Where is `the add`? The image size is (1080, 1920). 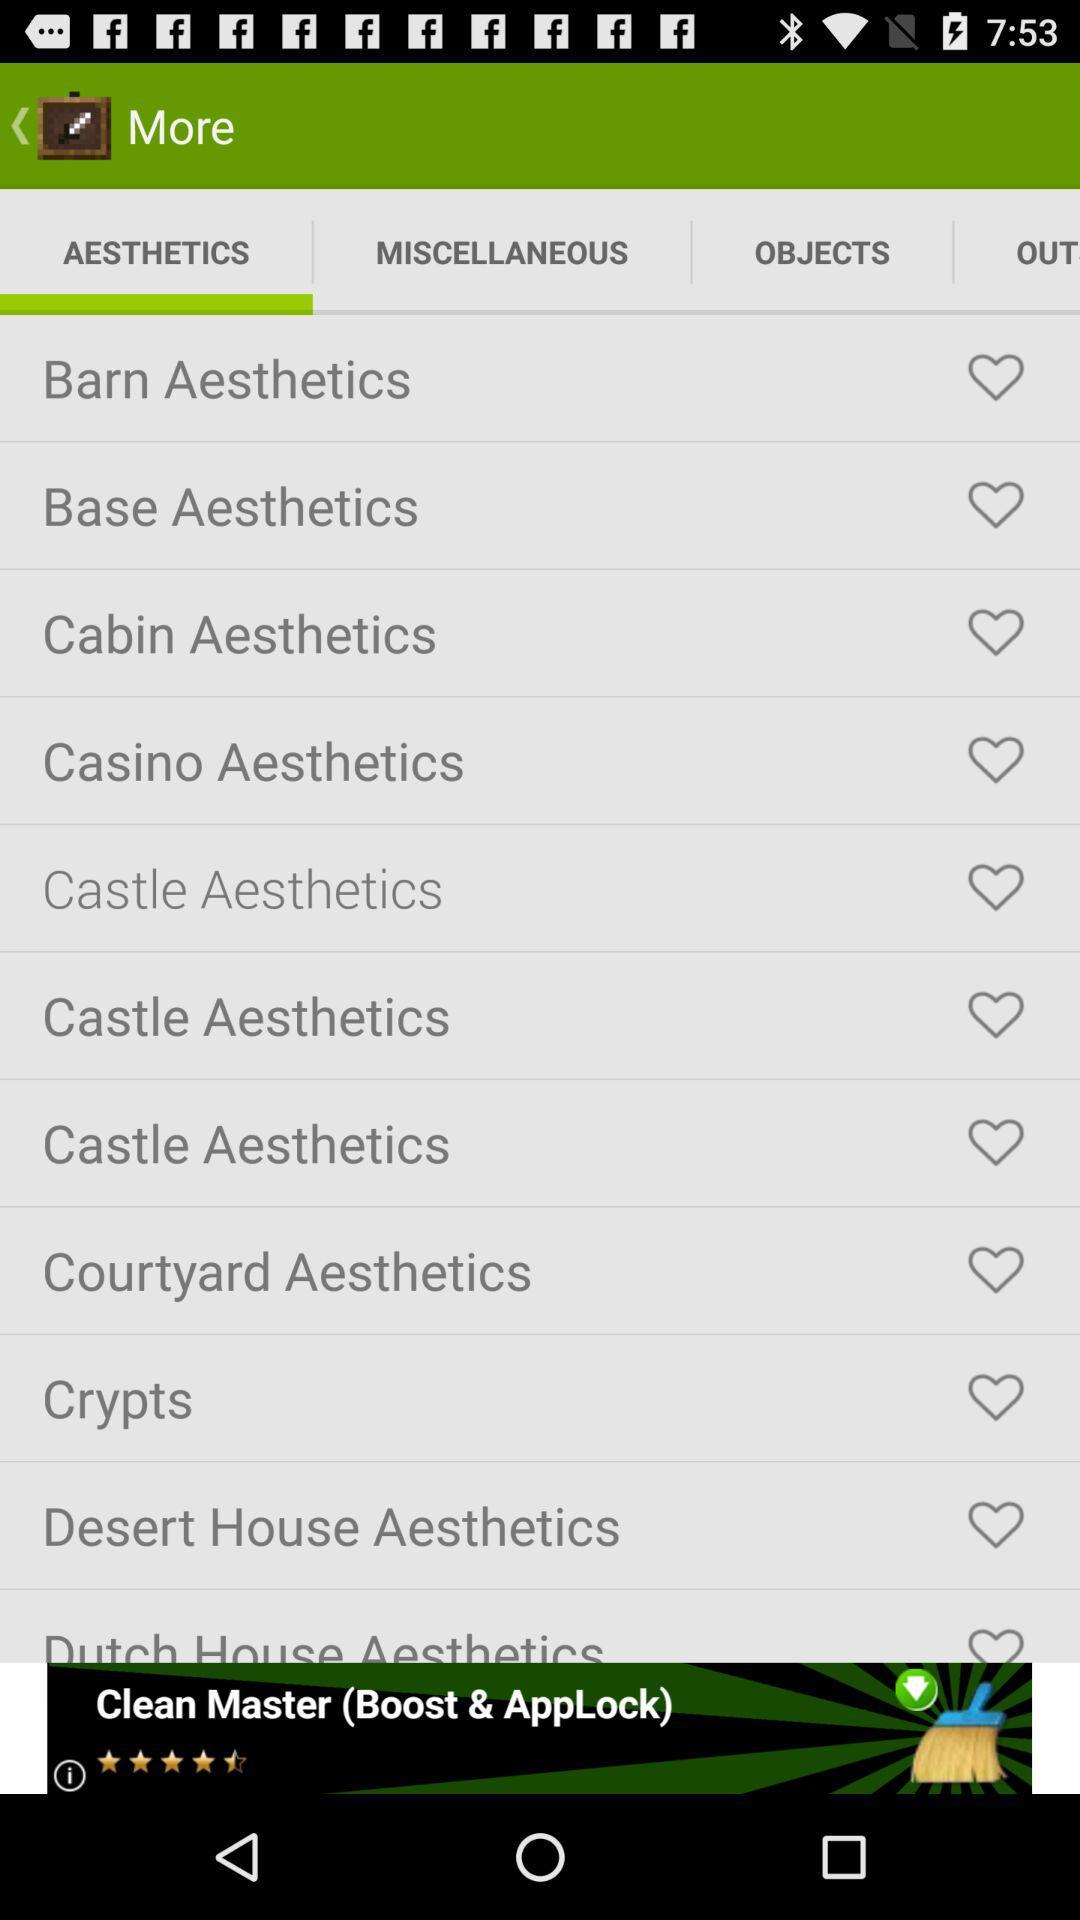 the add is located at coordinates (538, 1727).